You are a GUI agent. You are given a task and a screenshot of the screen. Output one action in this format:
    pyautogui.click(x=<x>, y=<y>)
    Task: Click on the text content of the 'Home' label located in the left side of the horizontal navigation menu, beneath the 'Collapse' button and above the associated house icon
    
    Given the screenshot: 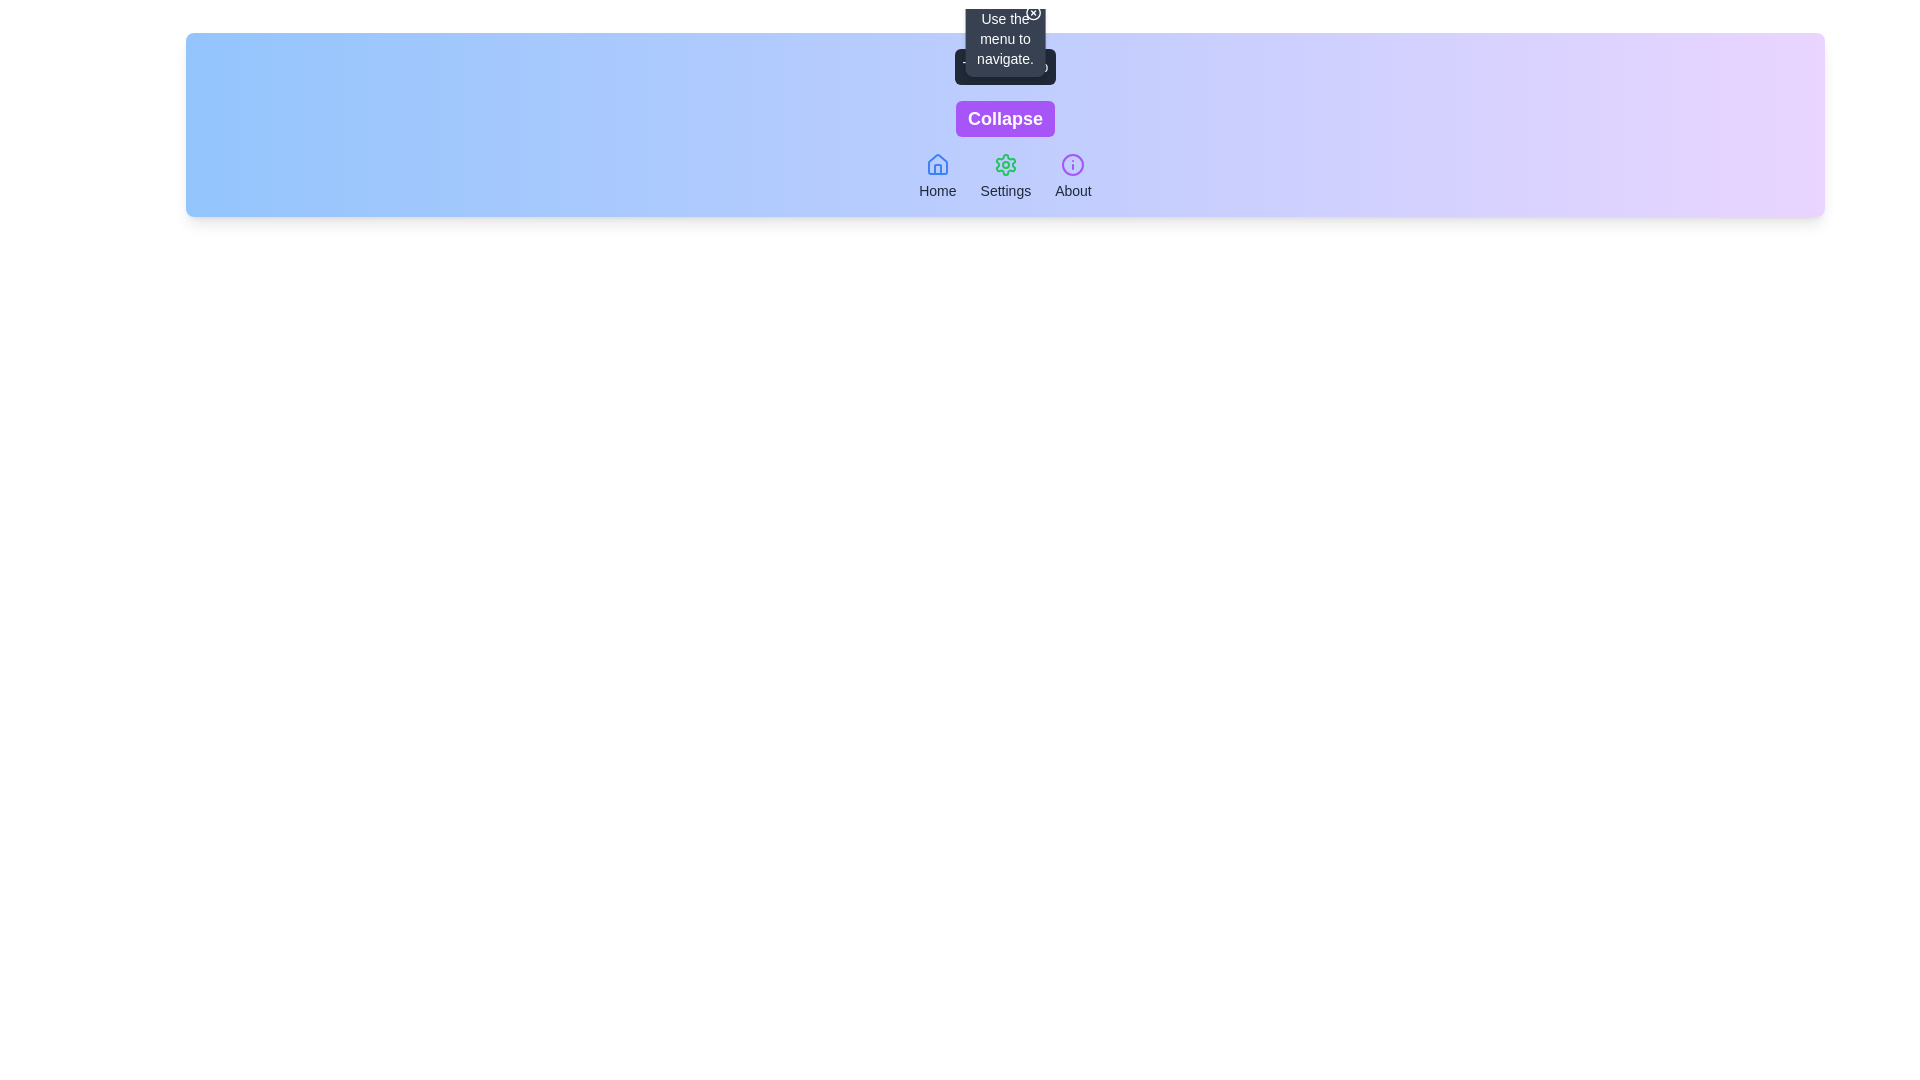 What is the action you would take?
    pyautogui.click(x=936, y=191)
    